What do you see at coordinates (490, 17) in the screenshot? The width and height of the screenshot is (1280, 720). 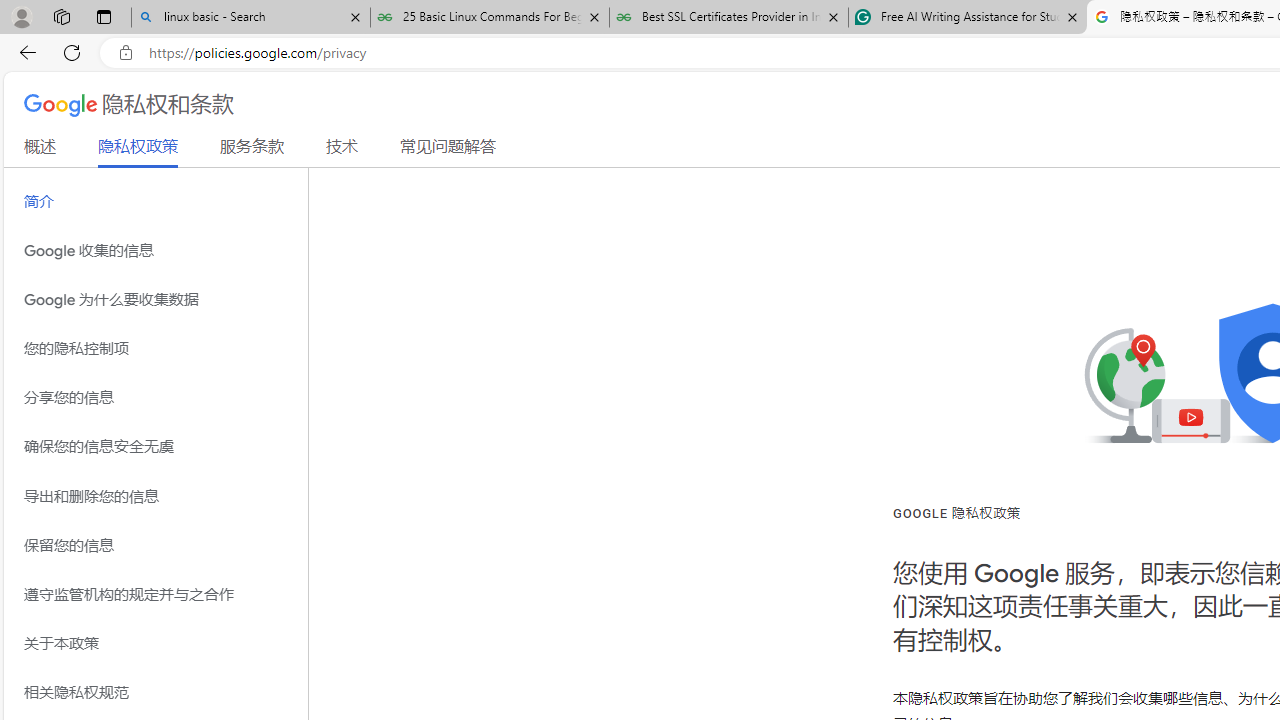 I see `'25 Basic Linux Commands For Beginners - GeeksforGeeks'` at bounding box center [490, 17].